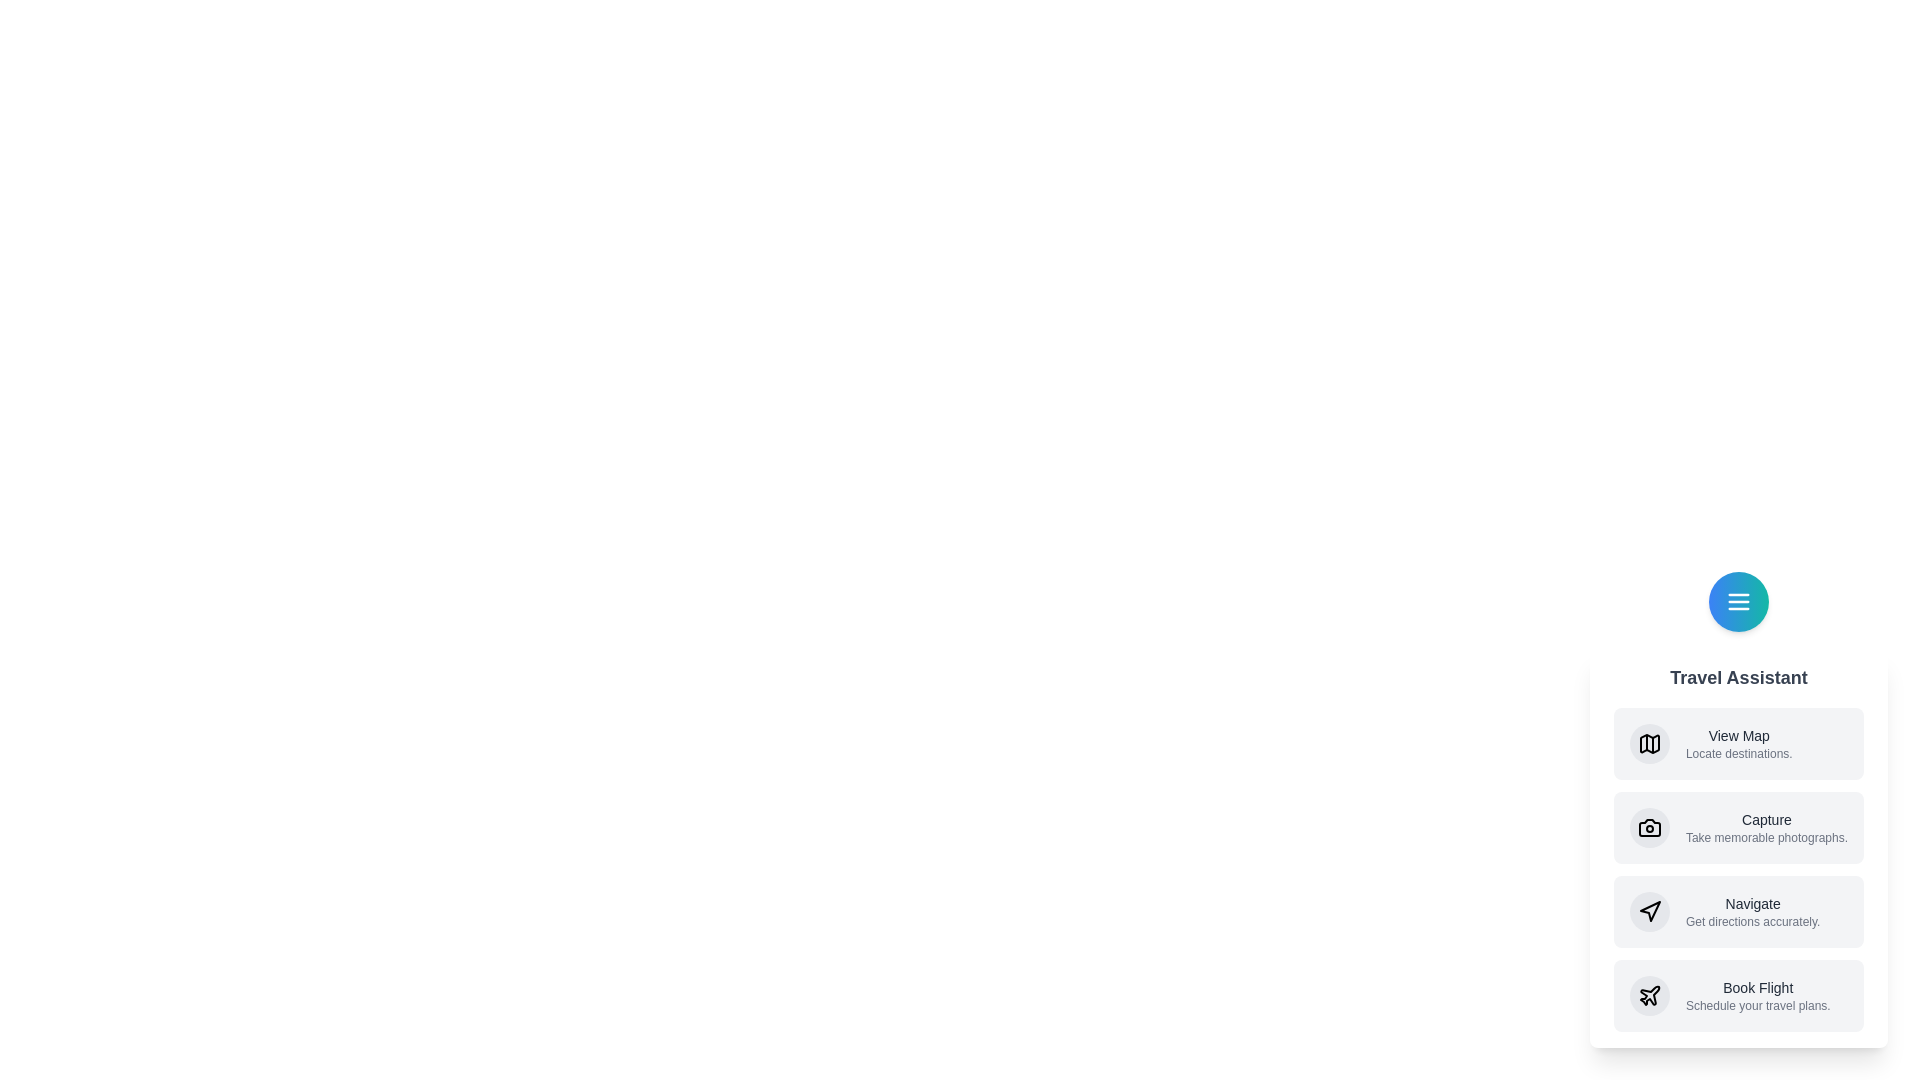 The image size is (1920, 1080). What do you see at coordinates (1756, 995) in the screenshot?
I see `the 'Book Flight' option to activate it` at bounding box center [1756, 995].